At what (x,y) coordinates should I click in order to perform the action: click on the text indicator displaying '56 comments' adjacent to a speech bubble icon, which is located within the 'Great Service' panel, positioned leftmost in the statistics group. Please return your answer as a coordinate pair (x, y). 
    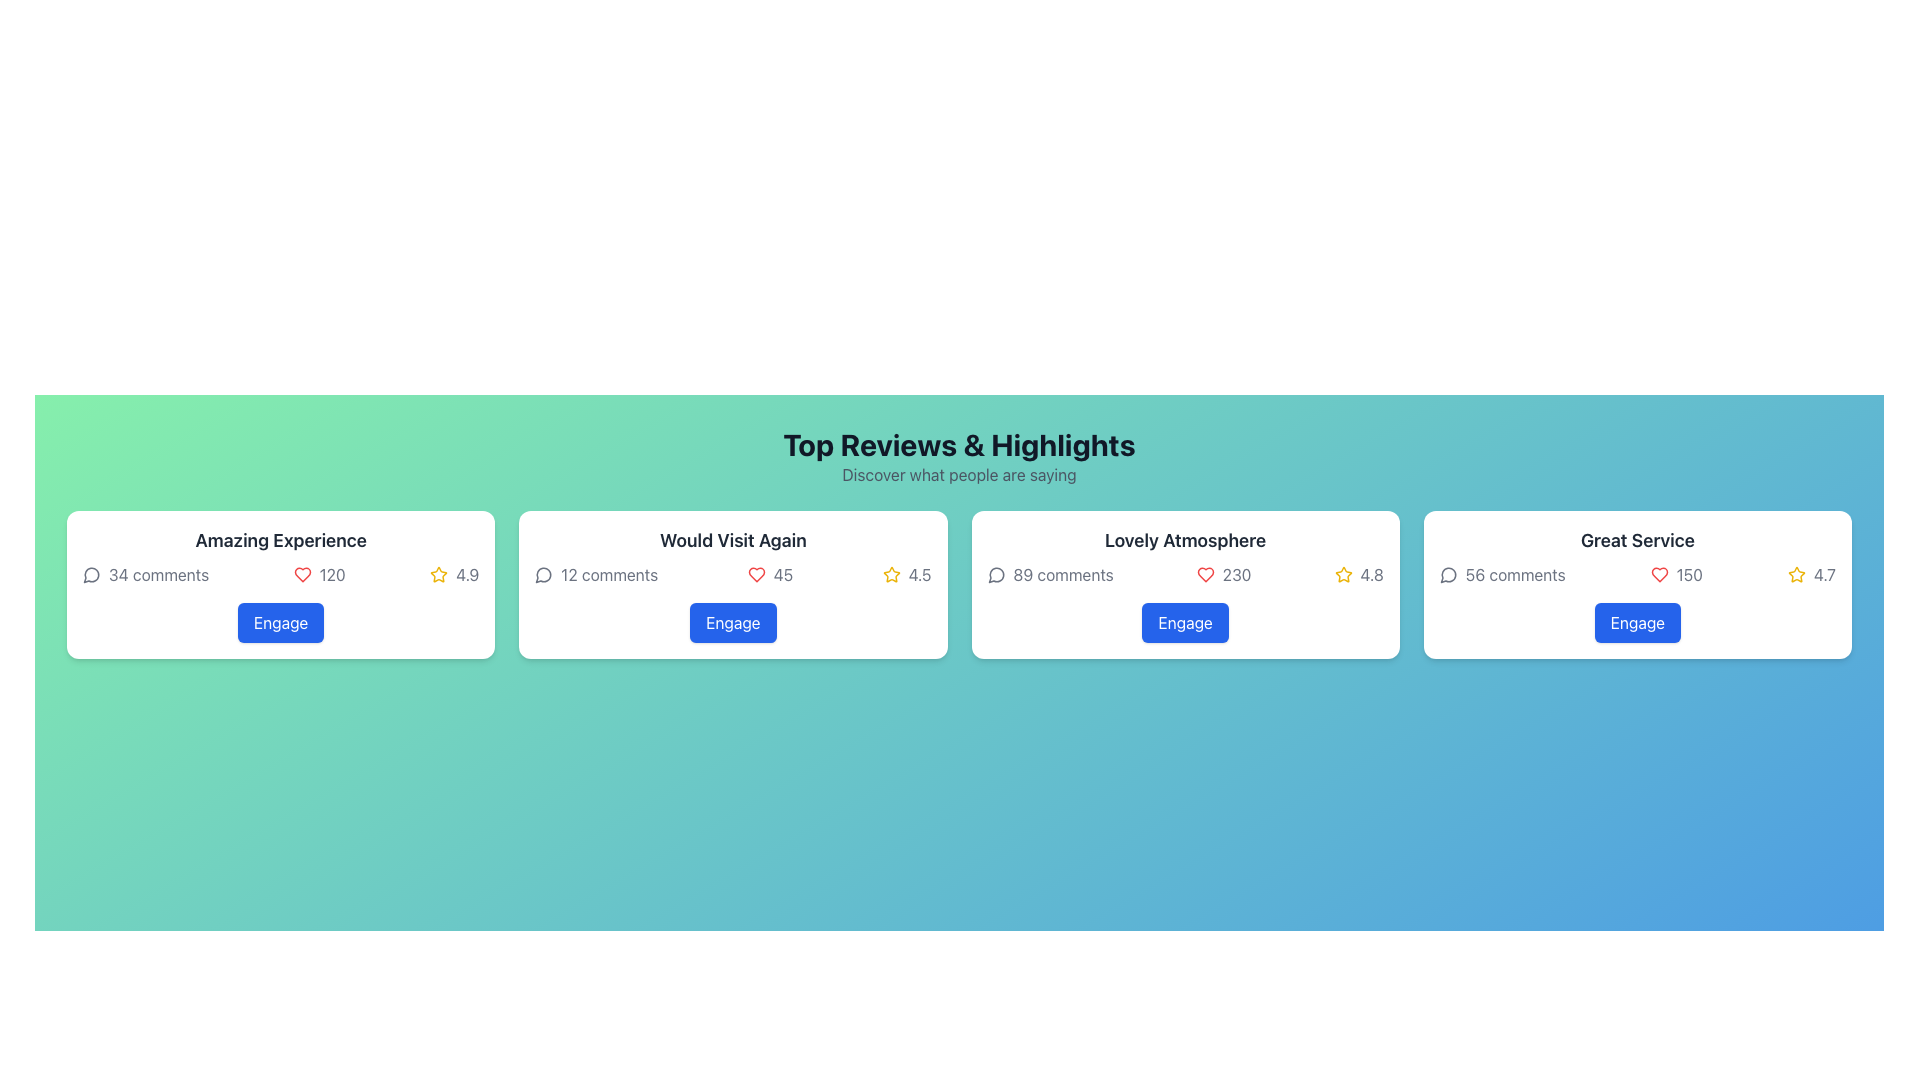
    Looking at the image, I should click on (1502, 574).